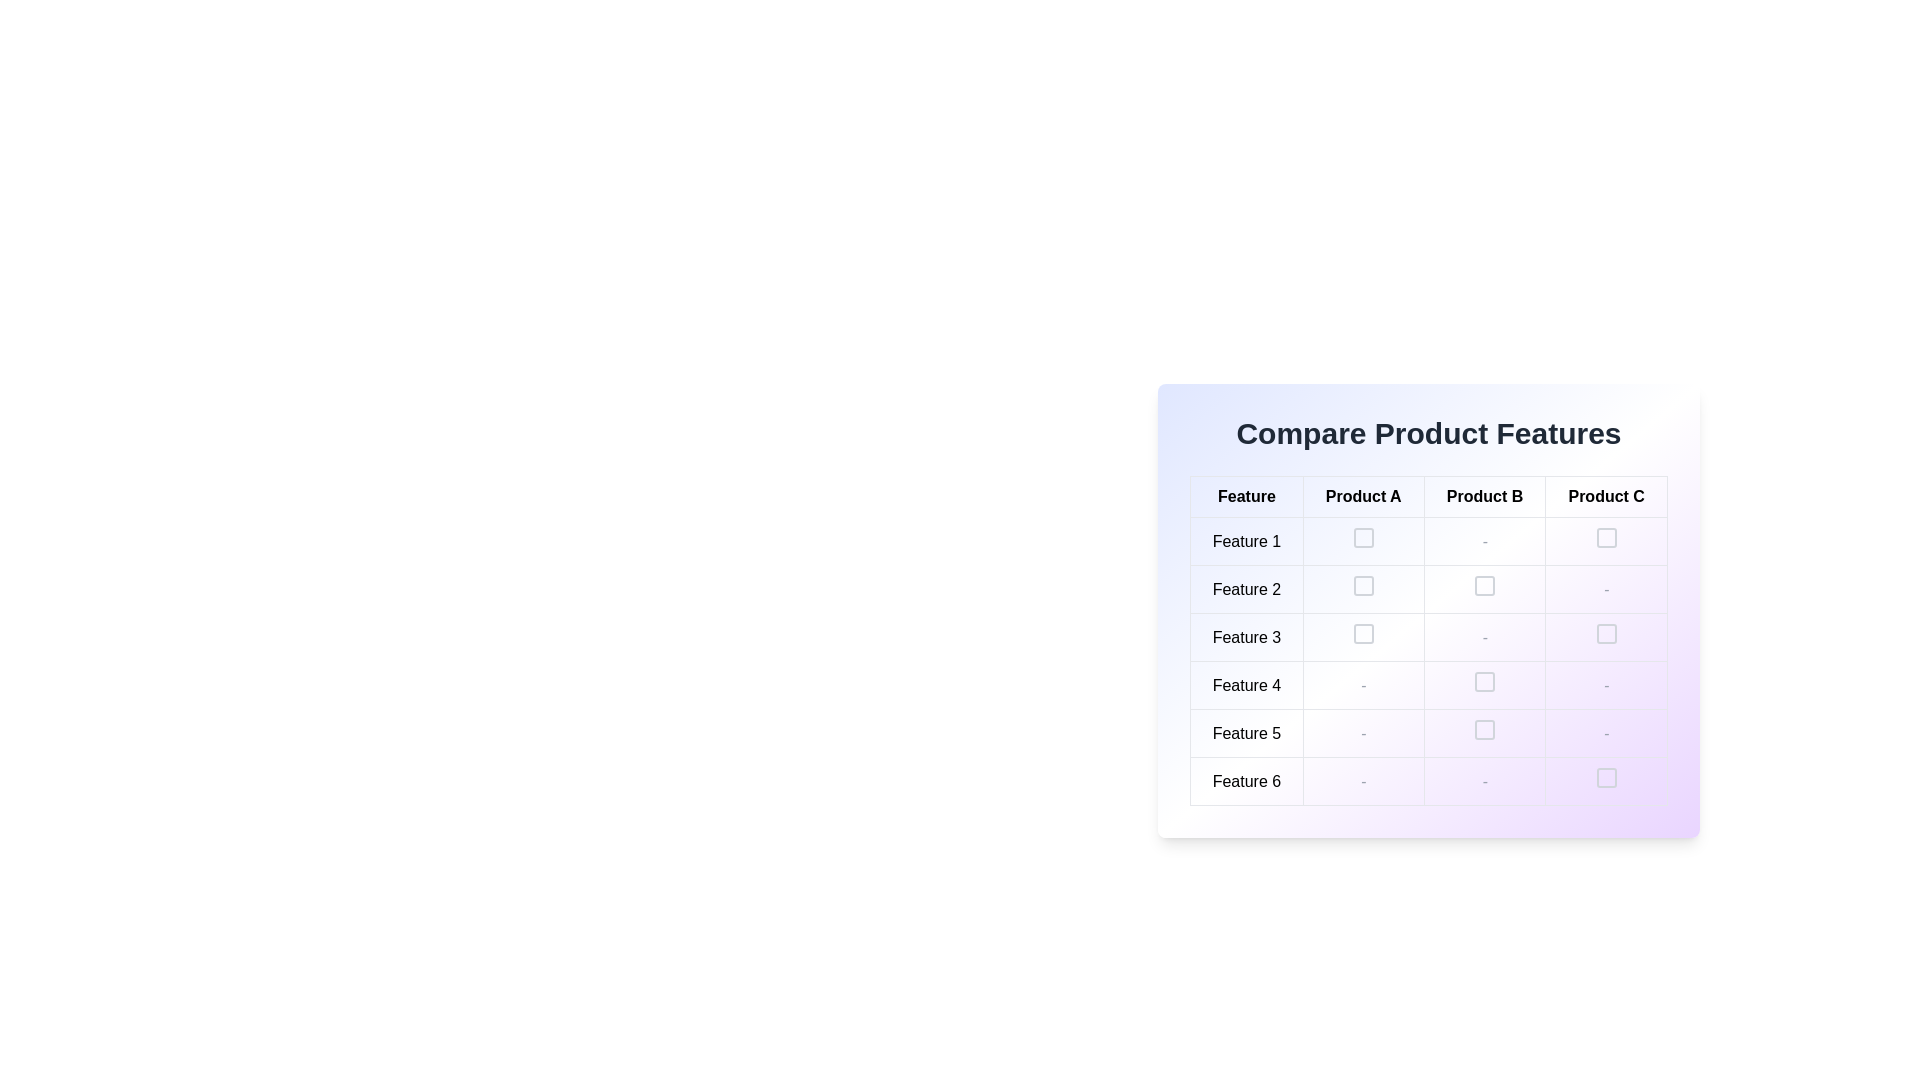 The width and height of the screenshot is (1920, 1080). Describe the element at coordinates (1485, 729) in the screenshot. I see `square-shaped gray icon located in the 'Compare Product Features' table under 'Product B' for 'Feature 5' to gather details about its styling or purpose` at that location.